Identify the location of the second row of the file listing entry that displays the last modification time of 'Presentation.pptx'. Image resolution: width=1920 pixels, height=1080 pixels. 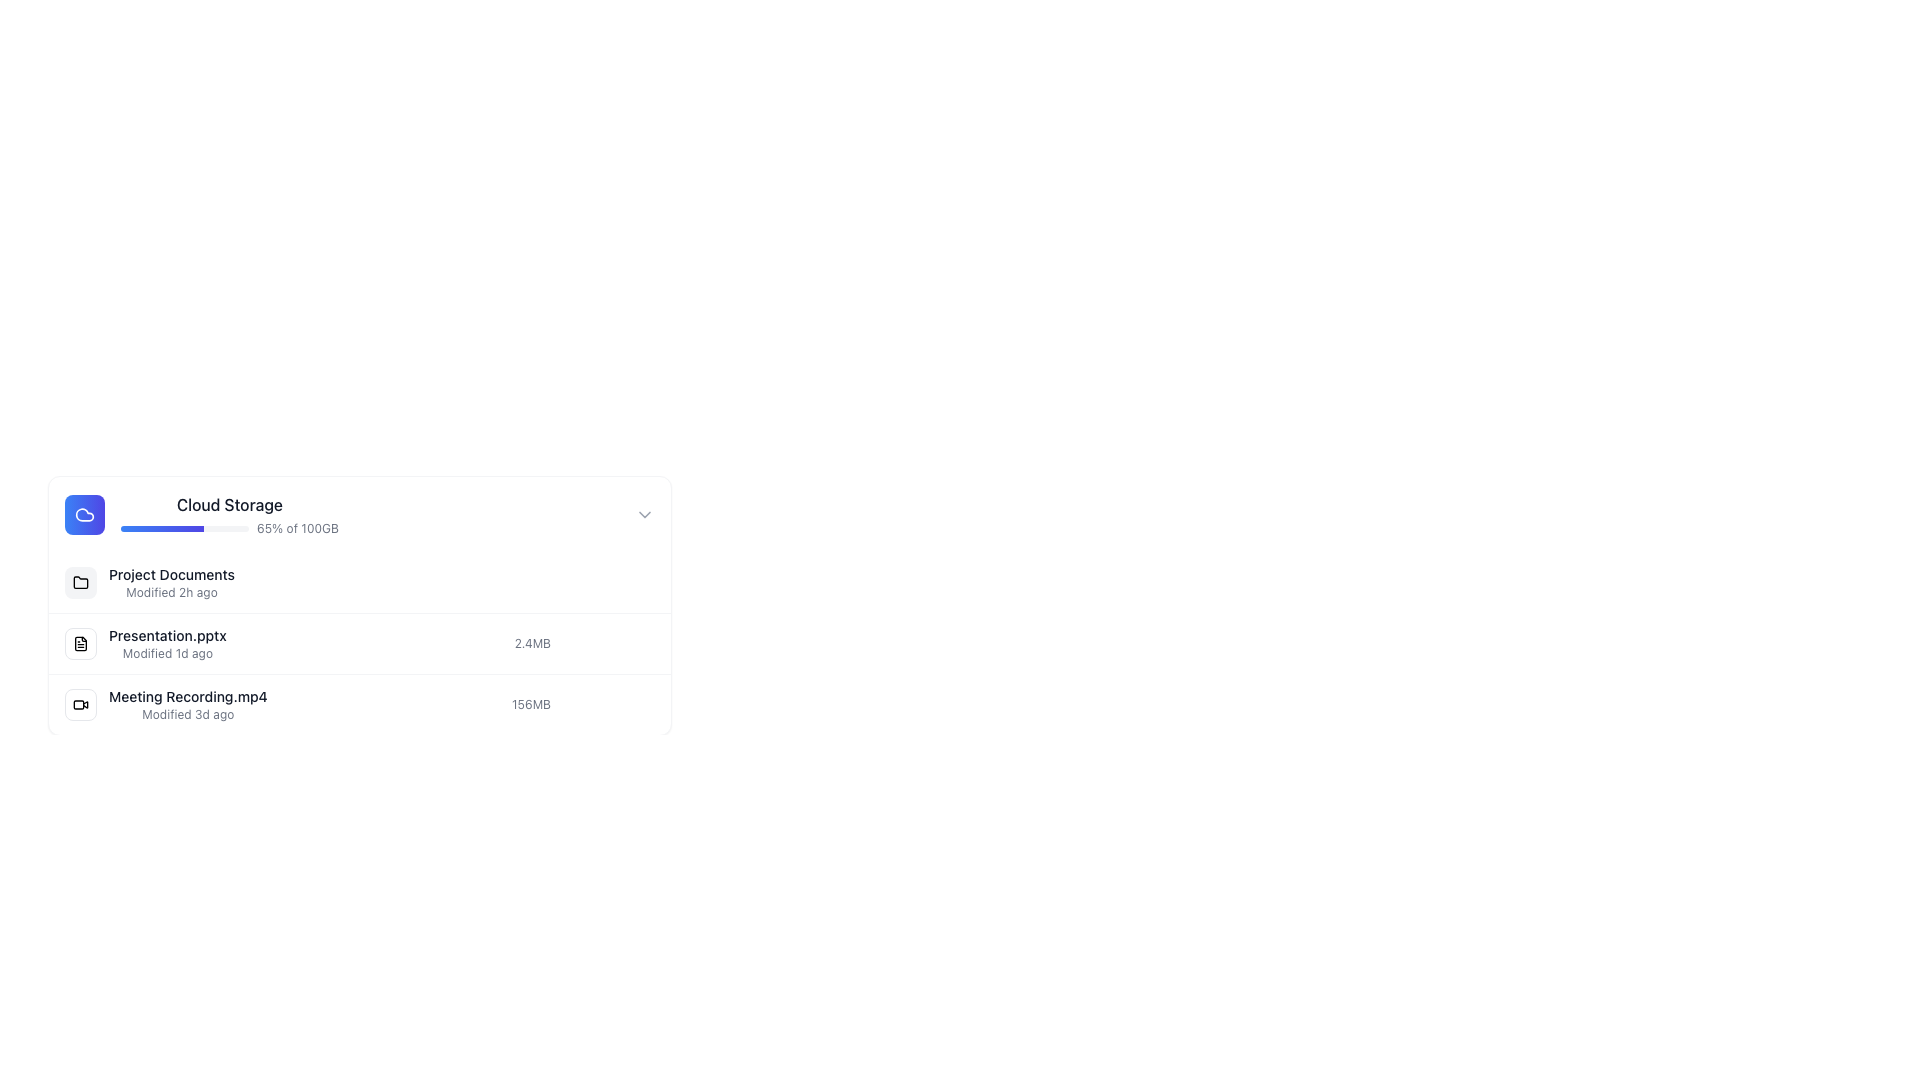
(167, 644).